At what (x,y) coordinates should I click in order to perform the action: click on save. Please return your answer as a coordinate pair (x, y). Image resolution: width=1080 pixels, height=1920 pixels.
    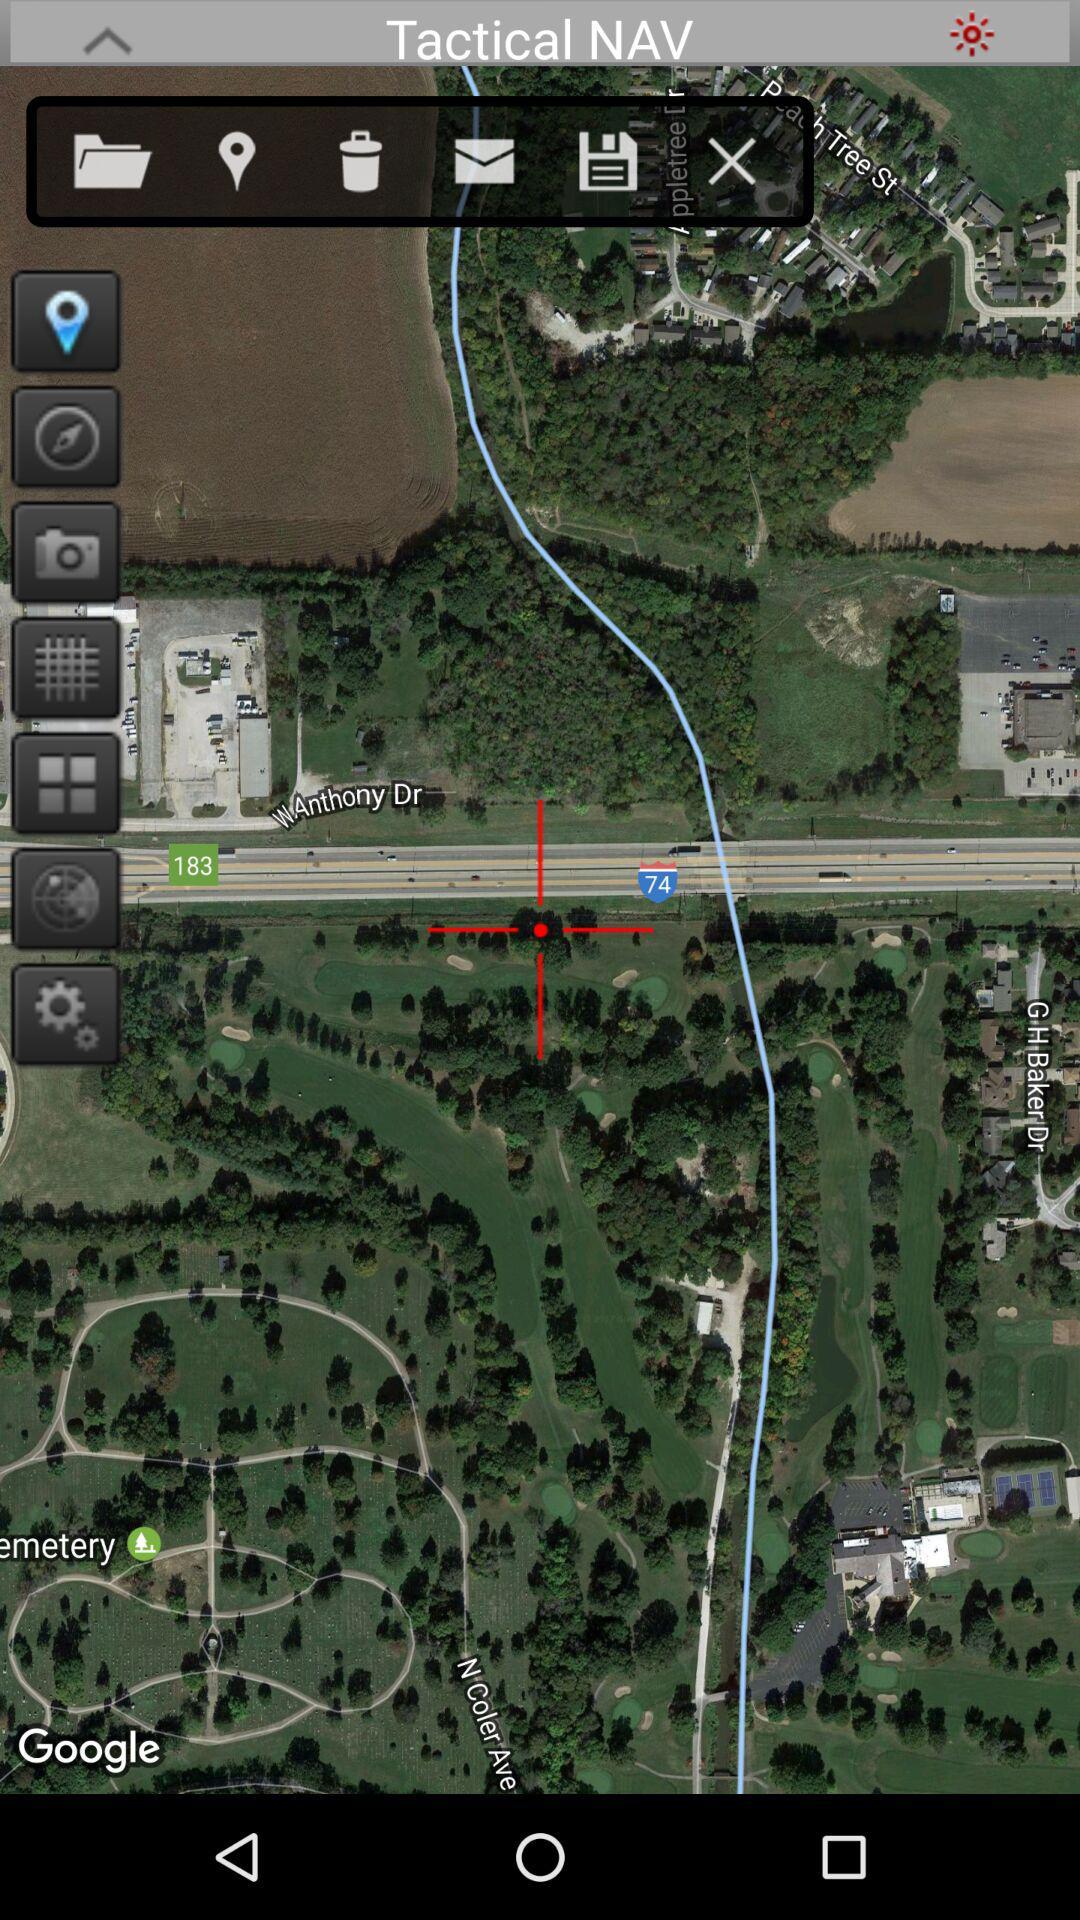
    Looking at the image, I should click on (627, 156).